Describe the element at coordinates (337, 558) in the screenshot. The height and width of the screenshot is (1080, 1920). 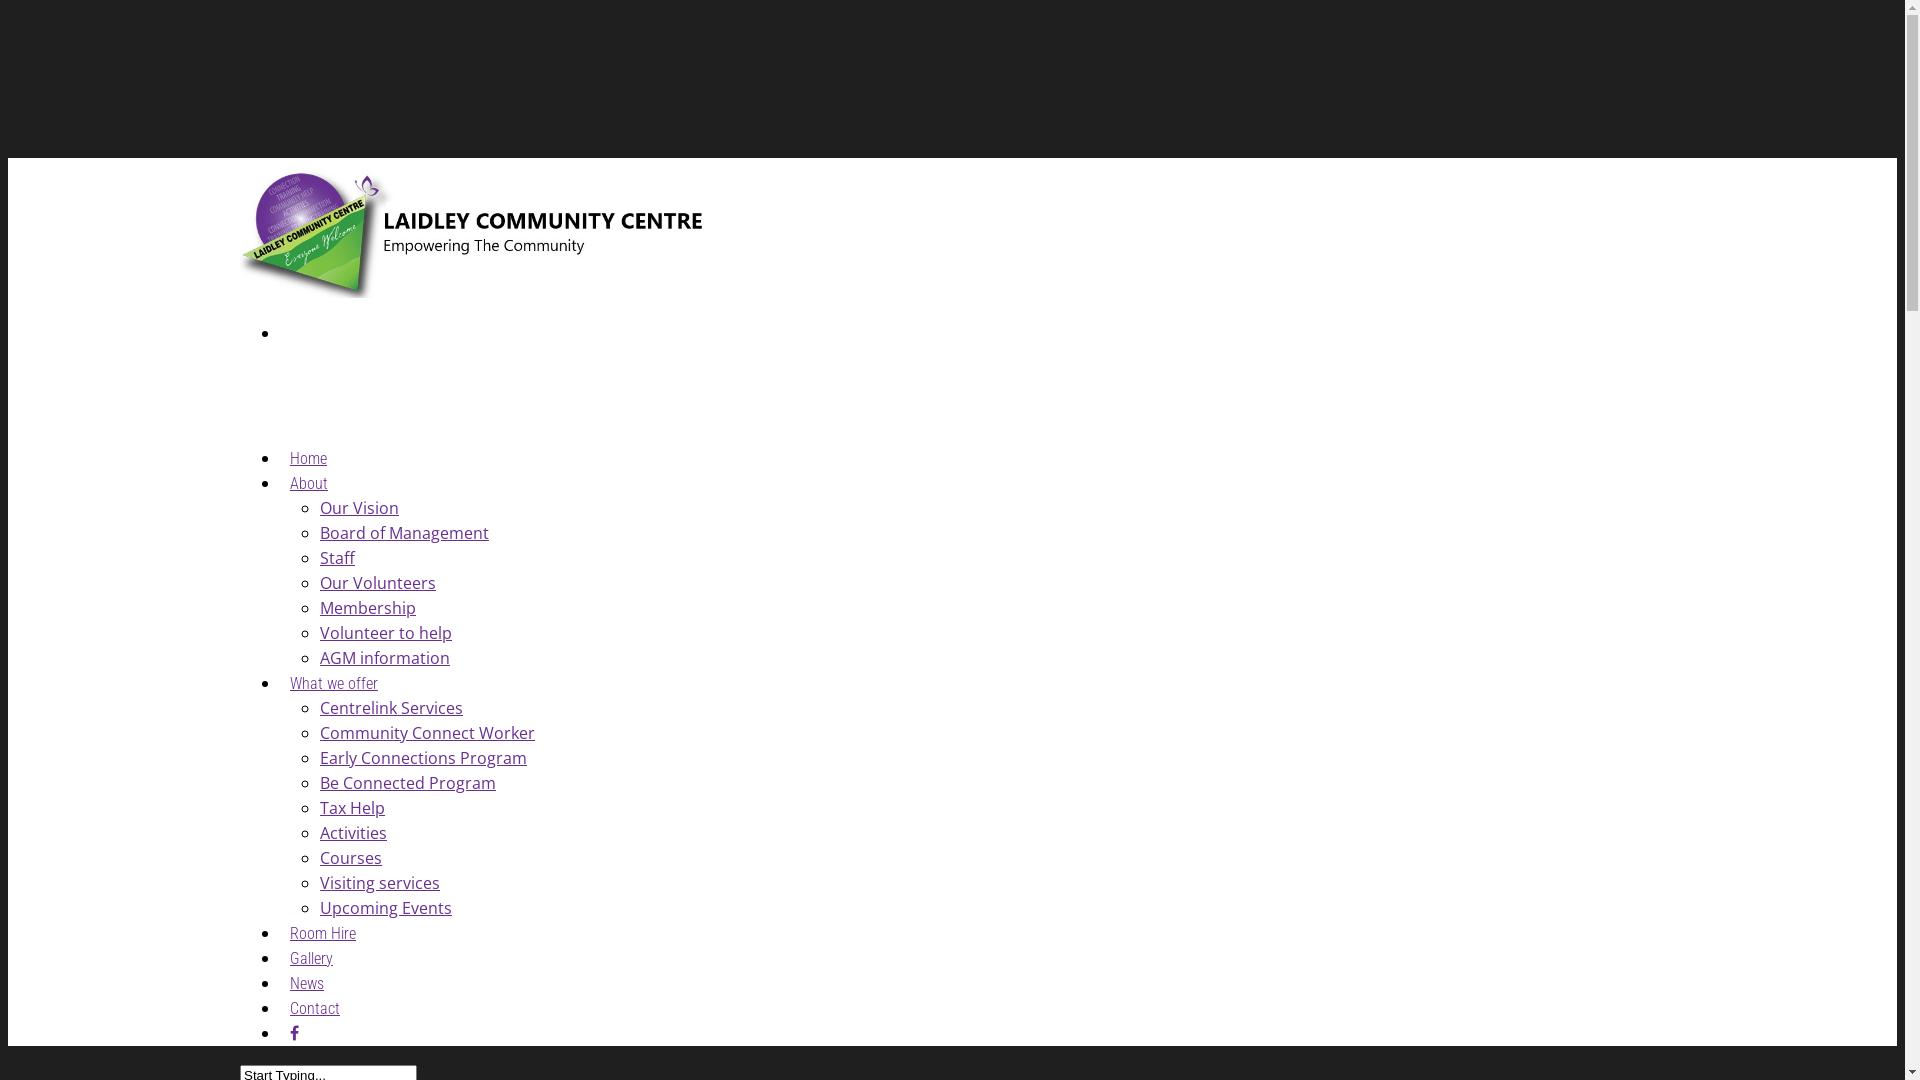
I see `'Staff'` at that location.